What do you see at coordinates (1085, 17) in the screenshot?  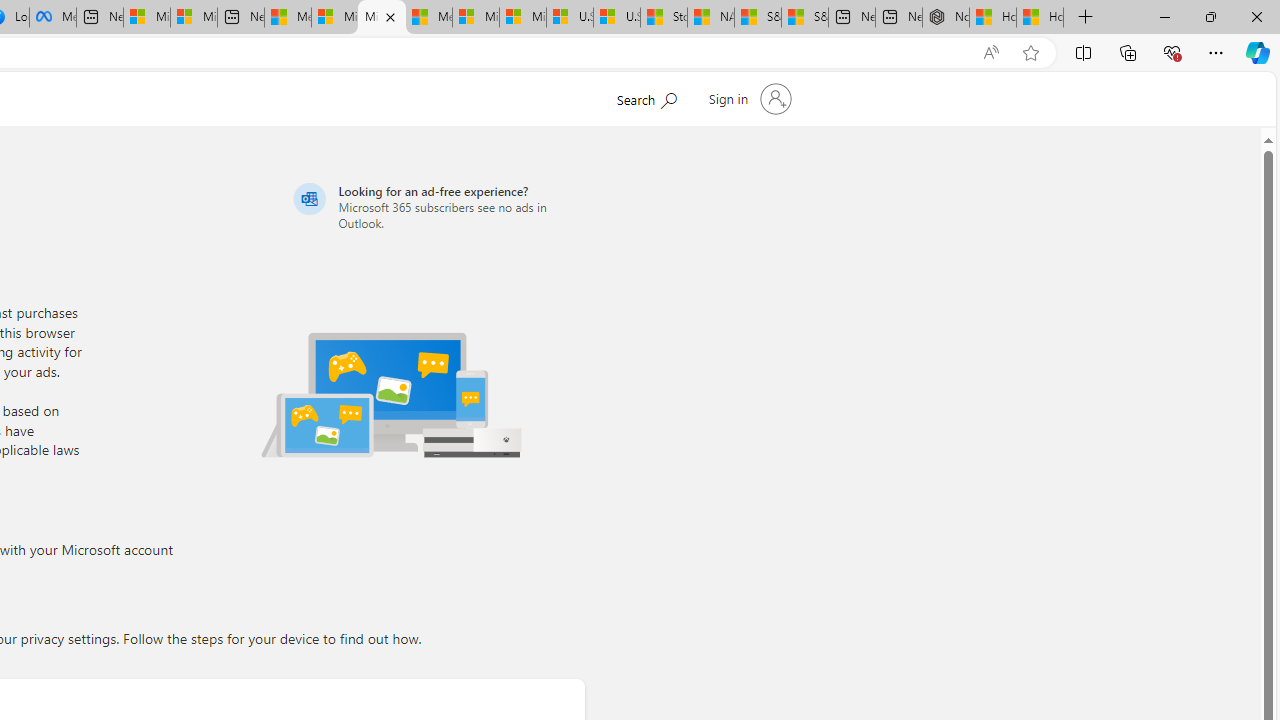 I see `'New Tab'` at bounding box center [1085, 17].